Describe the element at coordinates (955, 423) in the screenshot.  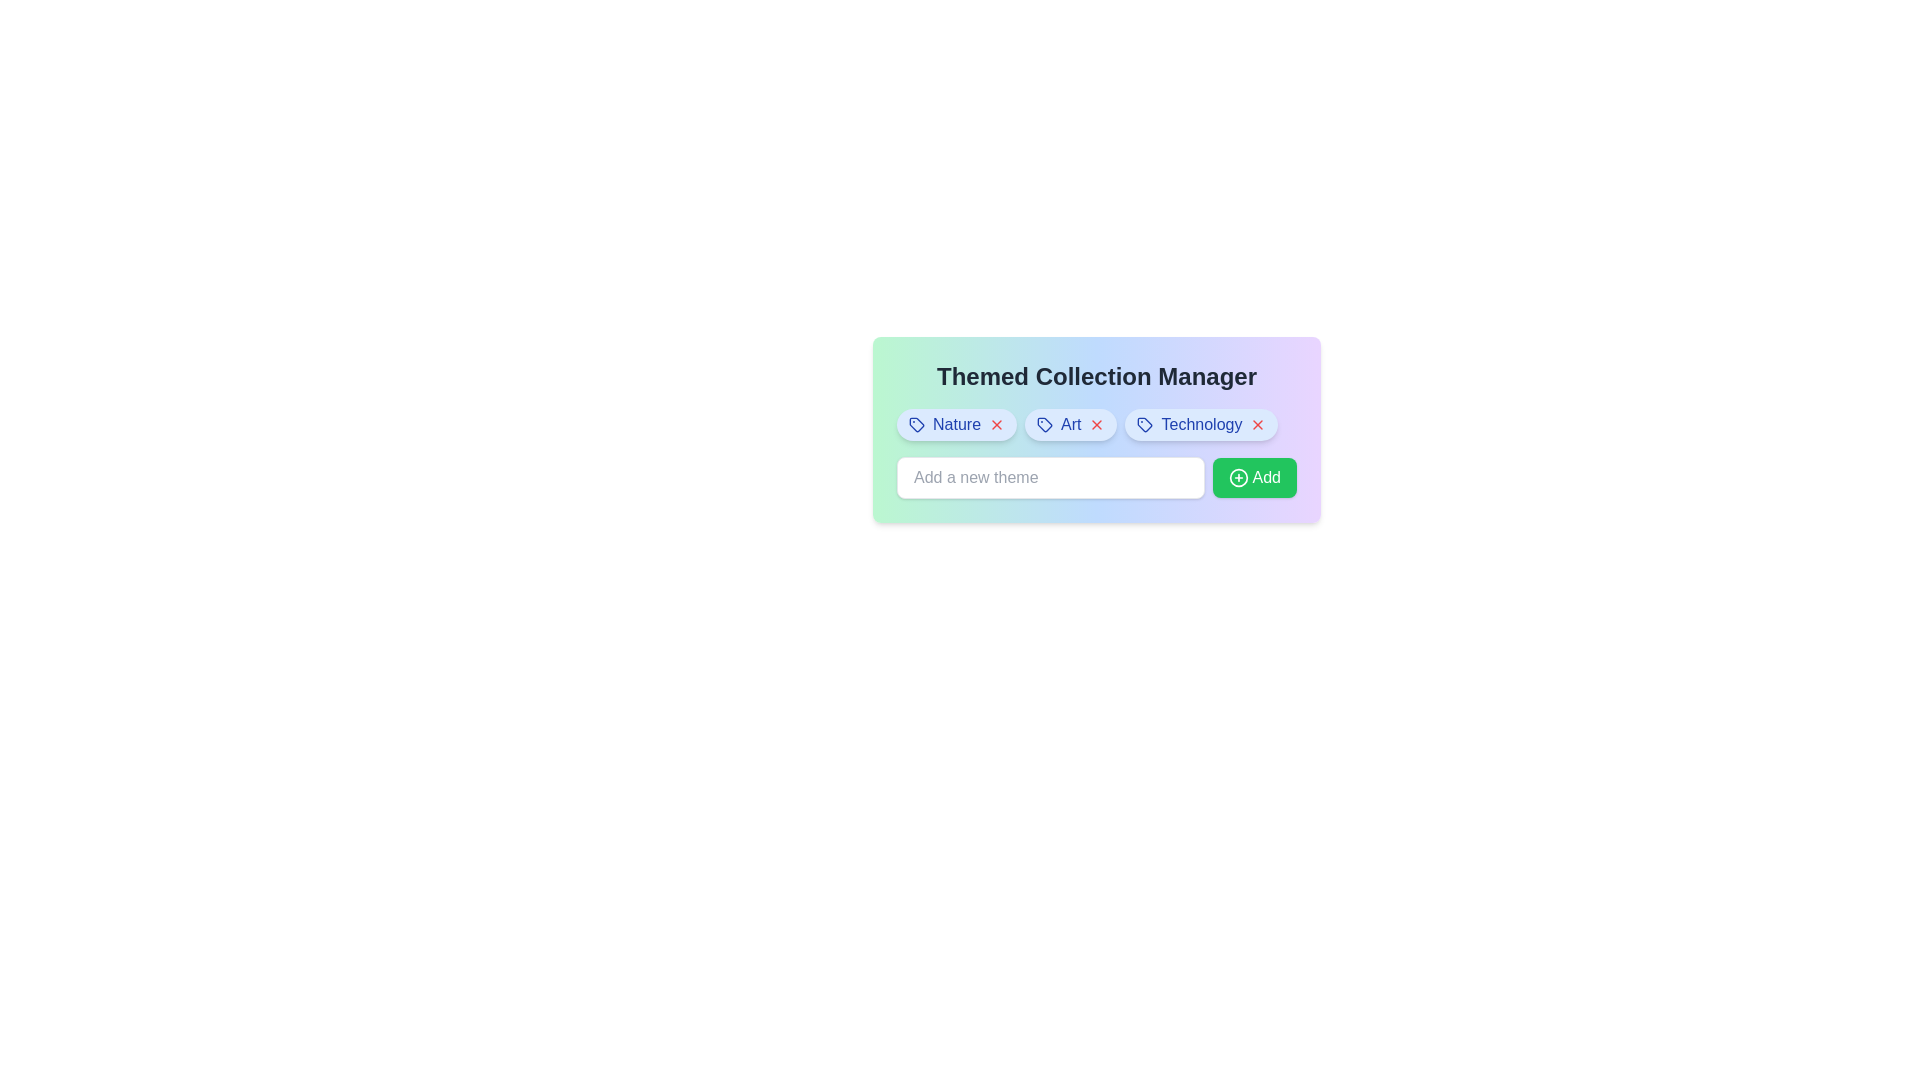
I see `the Nature tag to view its details` at that location.